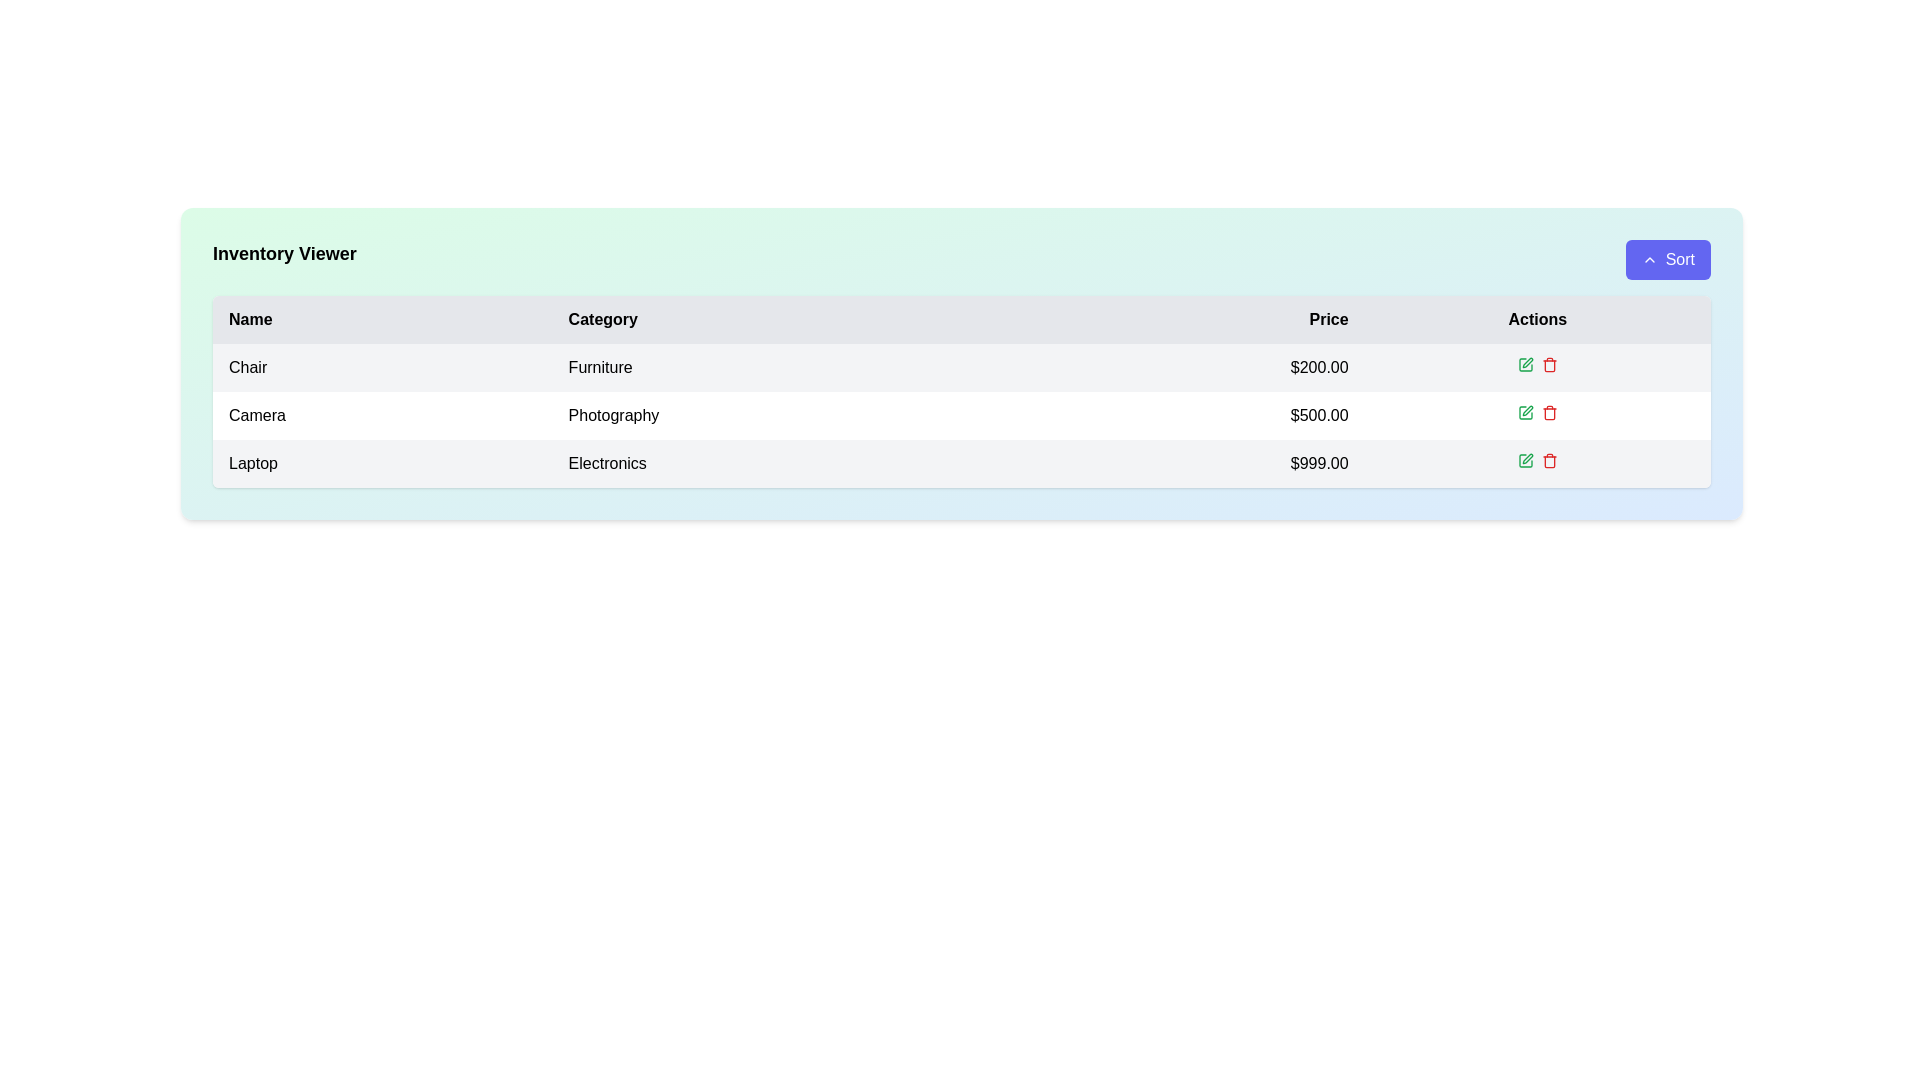  Describe the element at coordinates (1524, 461) in the screenshot. I see `the square icon representing an editing feature in the 'Actions' column of the 'Laptop' entry` at that location.